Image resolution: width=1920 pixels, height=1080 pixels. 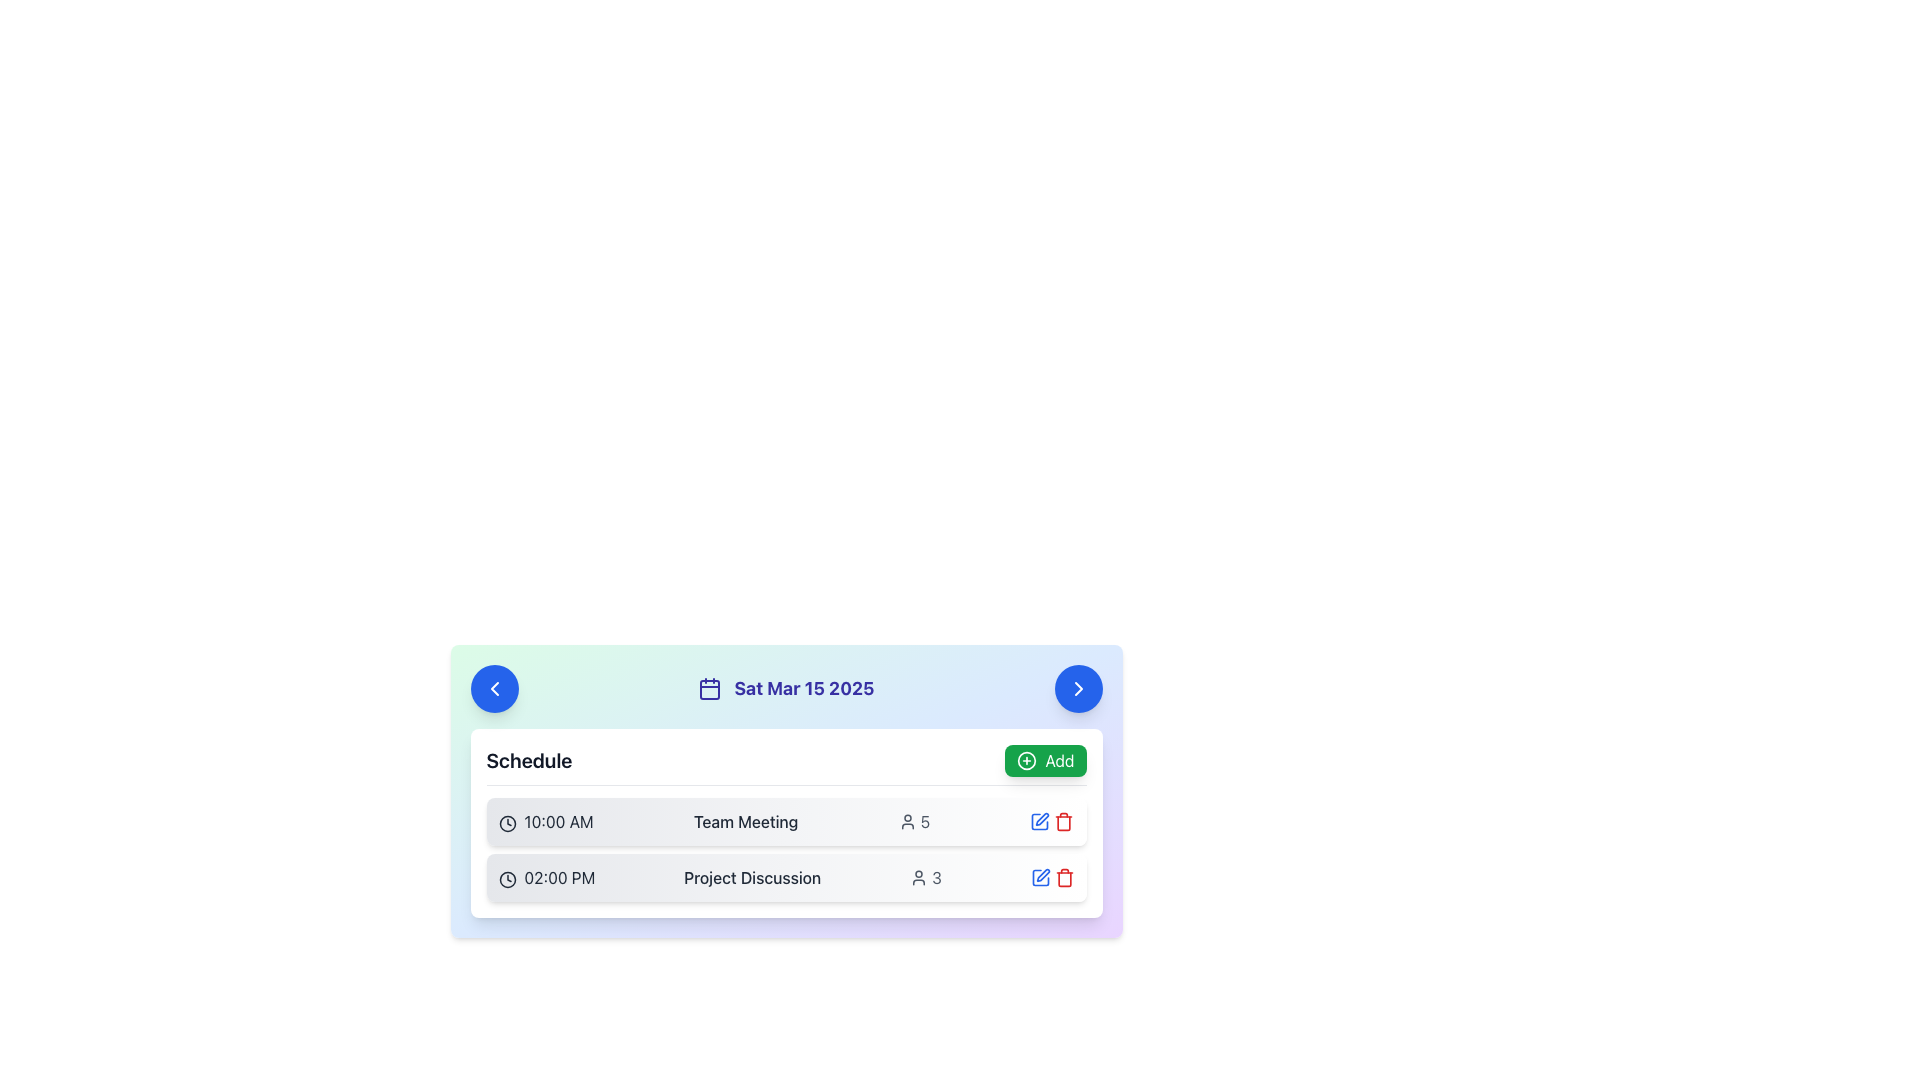 I want to click on the first Event Card in the vertically stacked list of scheduled events, so click(x=785, y=821).